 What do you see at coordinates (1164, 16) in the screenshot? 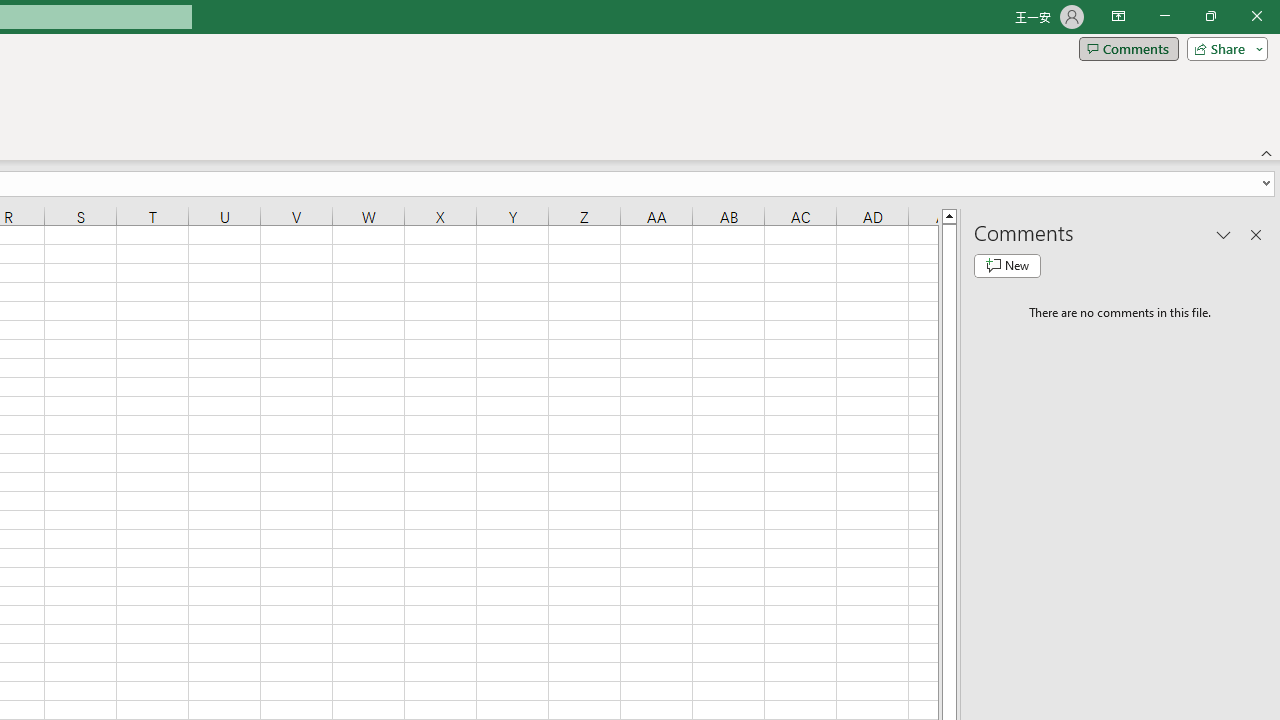
I see `'Minimize'` at bounding box center [1164, 16].